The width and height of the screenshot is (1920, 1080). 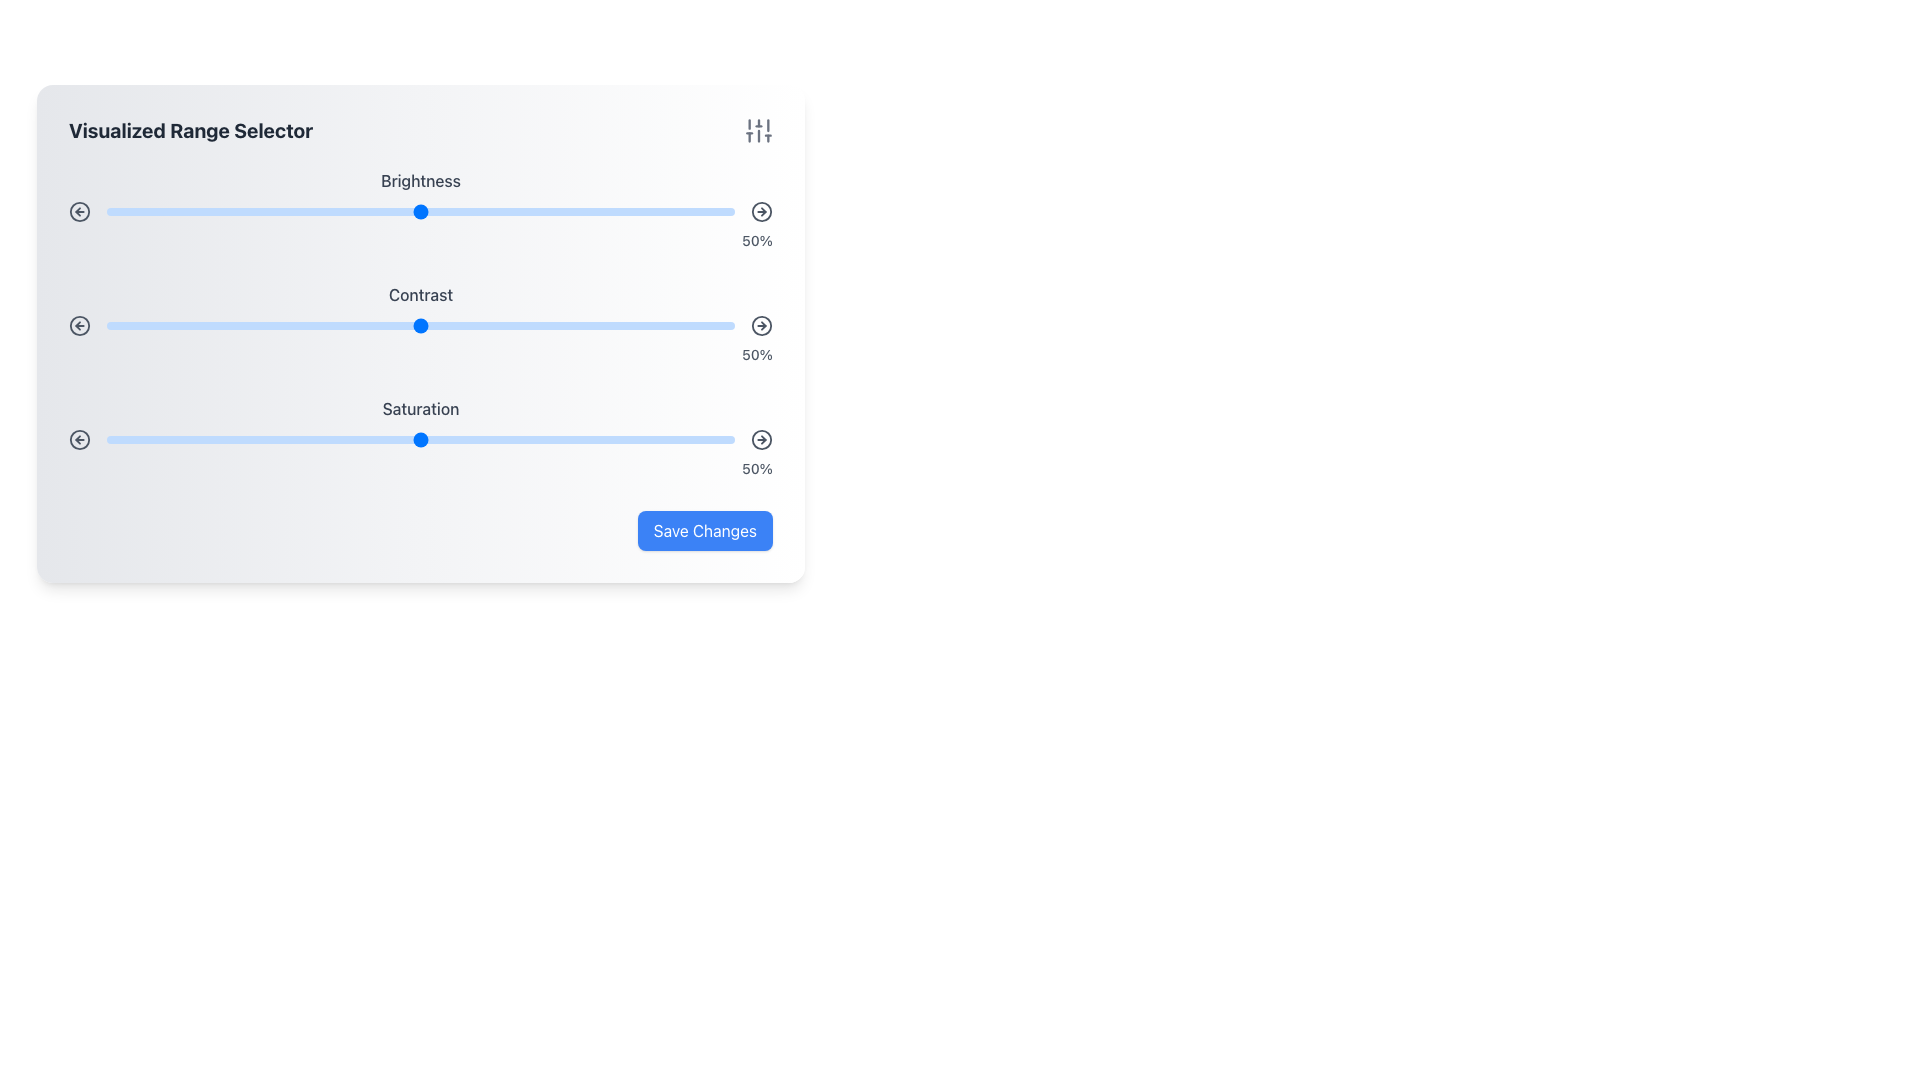 What do you see at coordinates (552, 212) in the screenshot?
I see `the brightness` at bounding box center [552, 212].